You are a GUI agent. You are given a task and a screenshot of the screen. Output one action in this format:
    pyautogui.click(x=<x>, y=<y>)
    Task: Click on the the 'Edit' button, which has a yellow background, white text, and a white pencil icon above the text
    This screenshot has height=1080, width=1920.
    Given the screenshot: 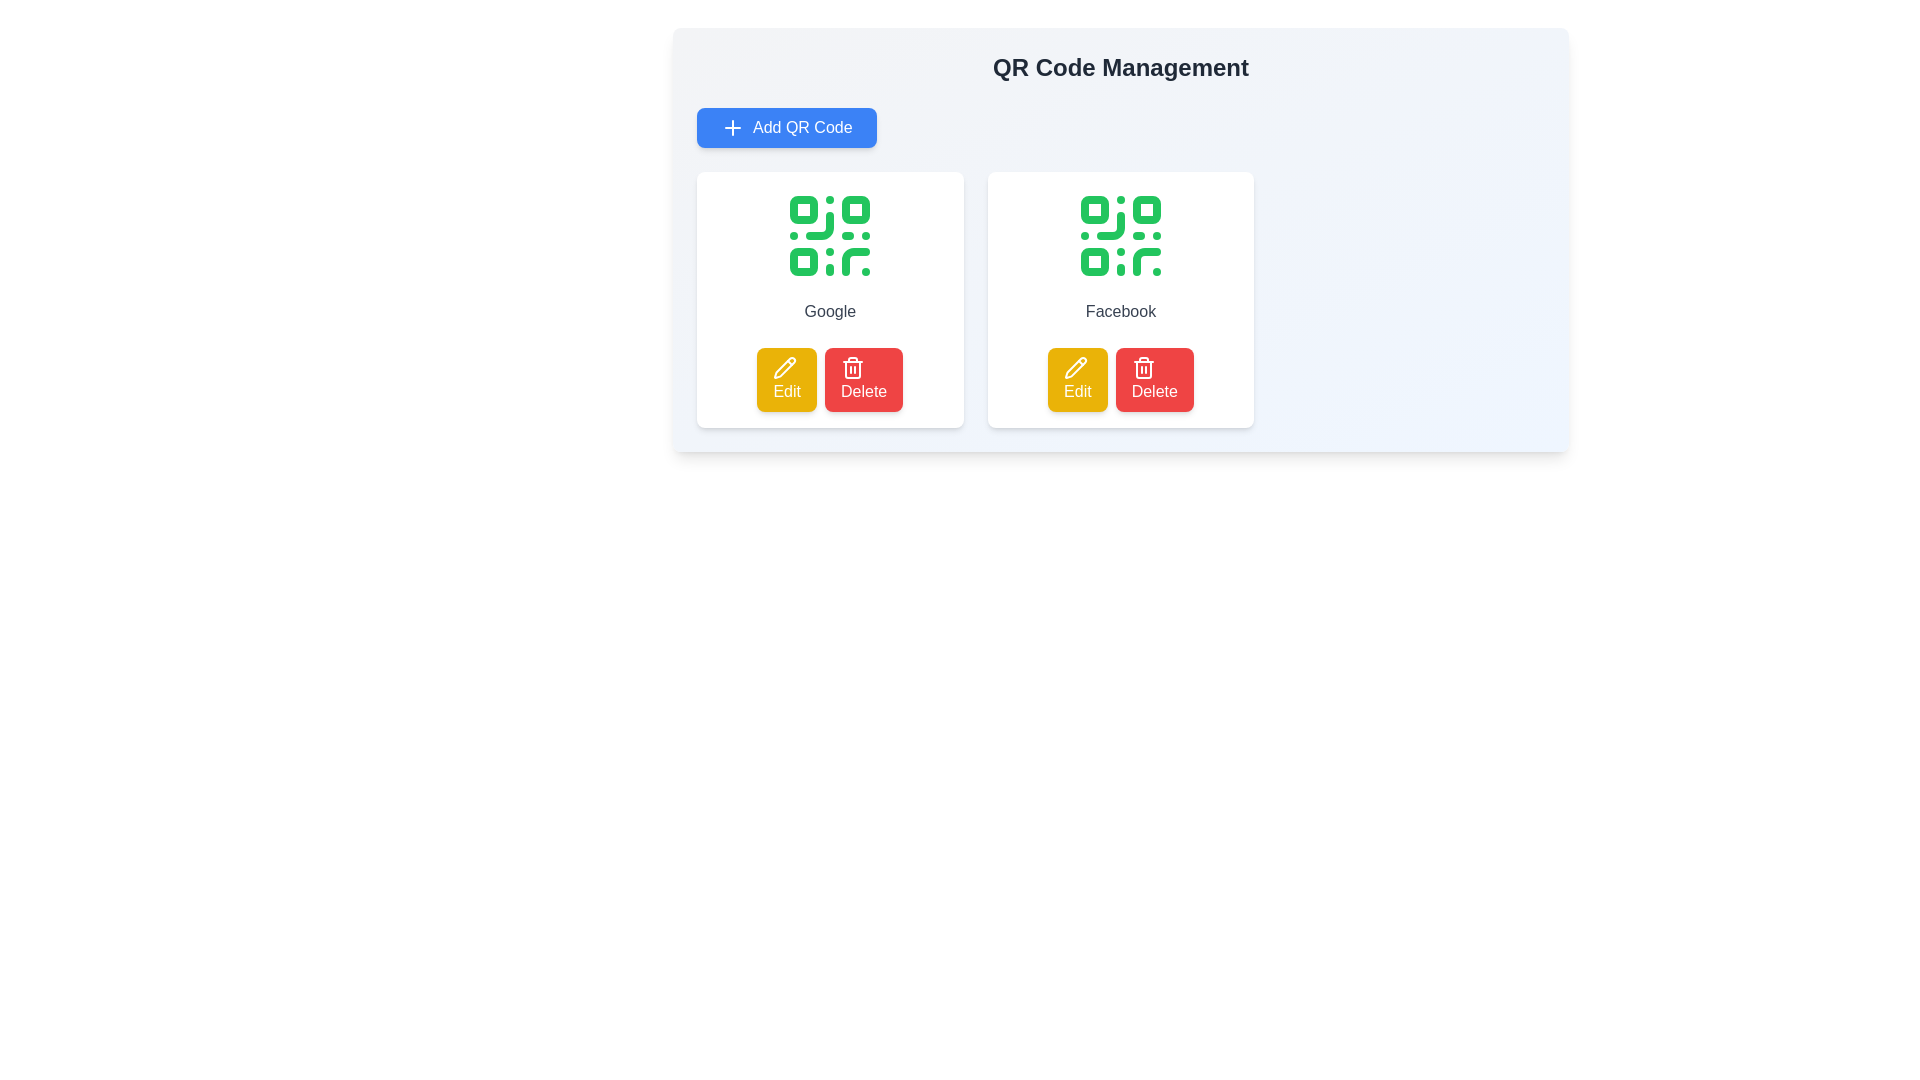 What is the action you would take?
    pyautogui.click(x=786, y=380)
    